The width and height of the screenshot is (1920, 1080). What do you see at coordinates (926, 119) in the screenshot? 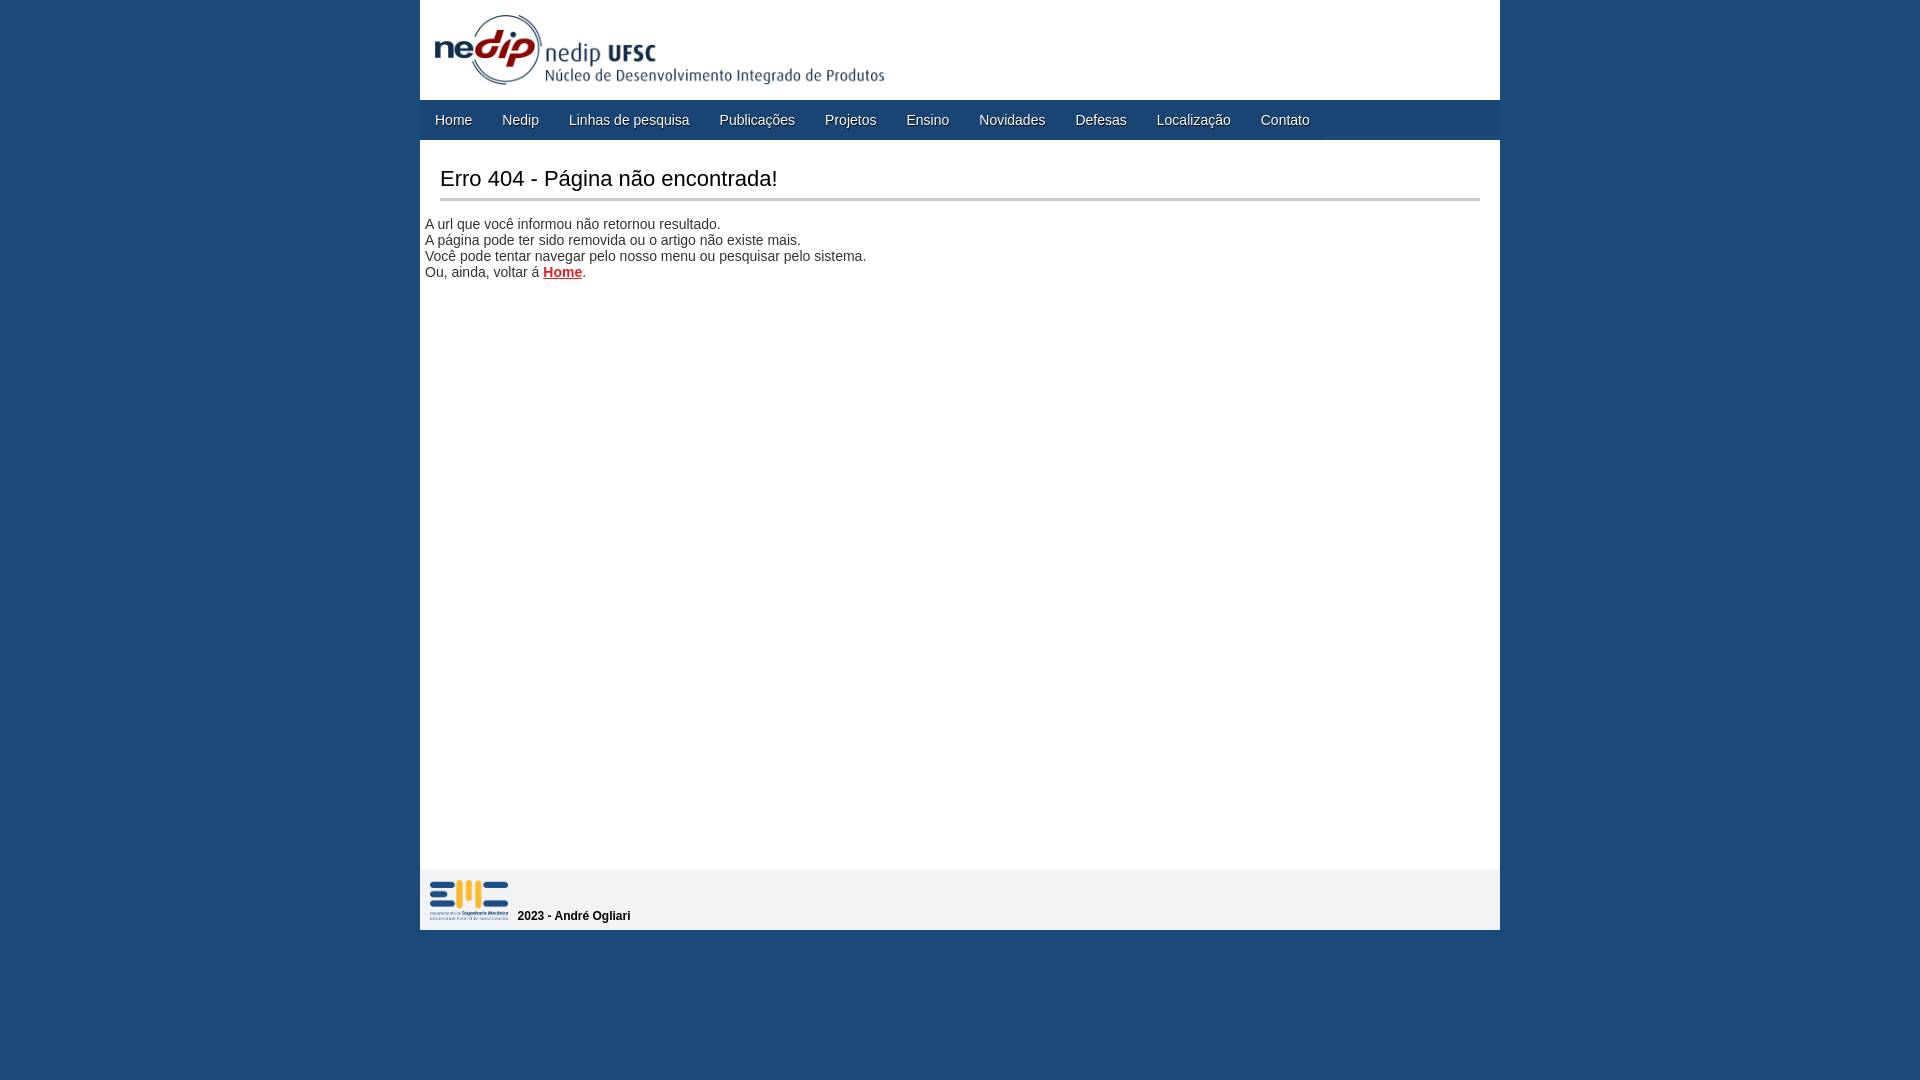
I see `'Ensino'` at bounding box center [926, 119].